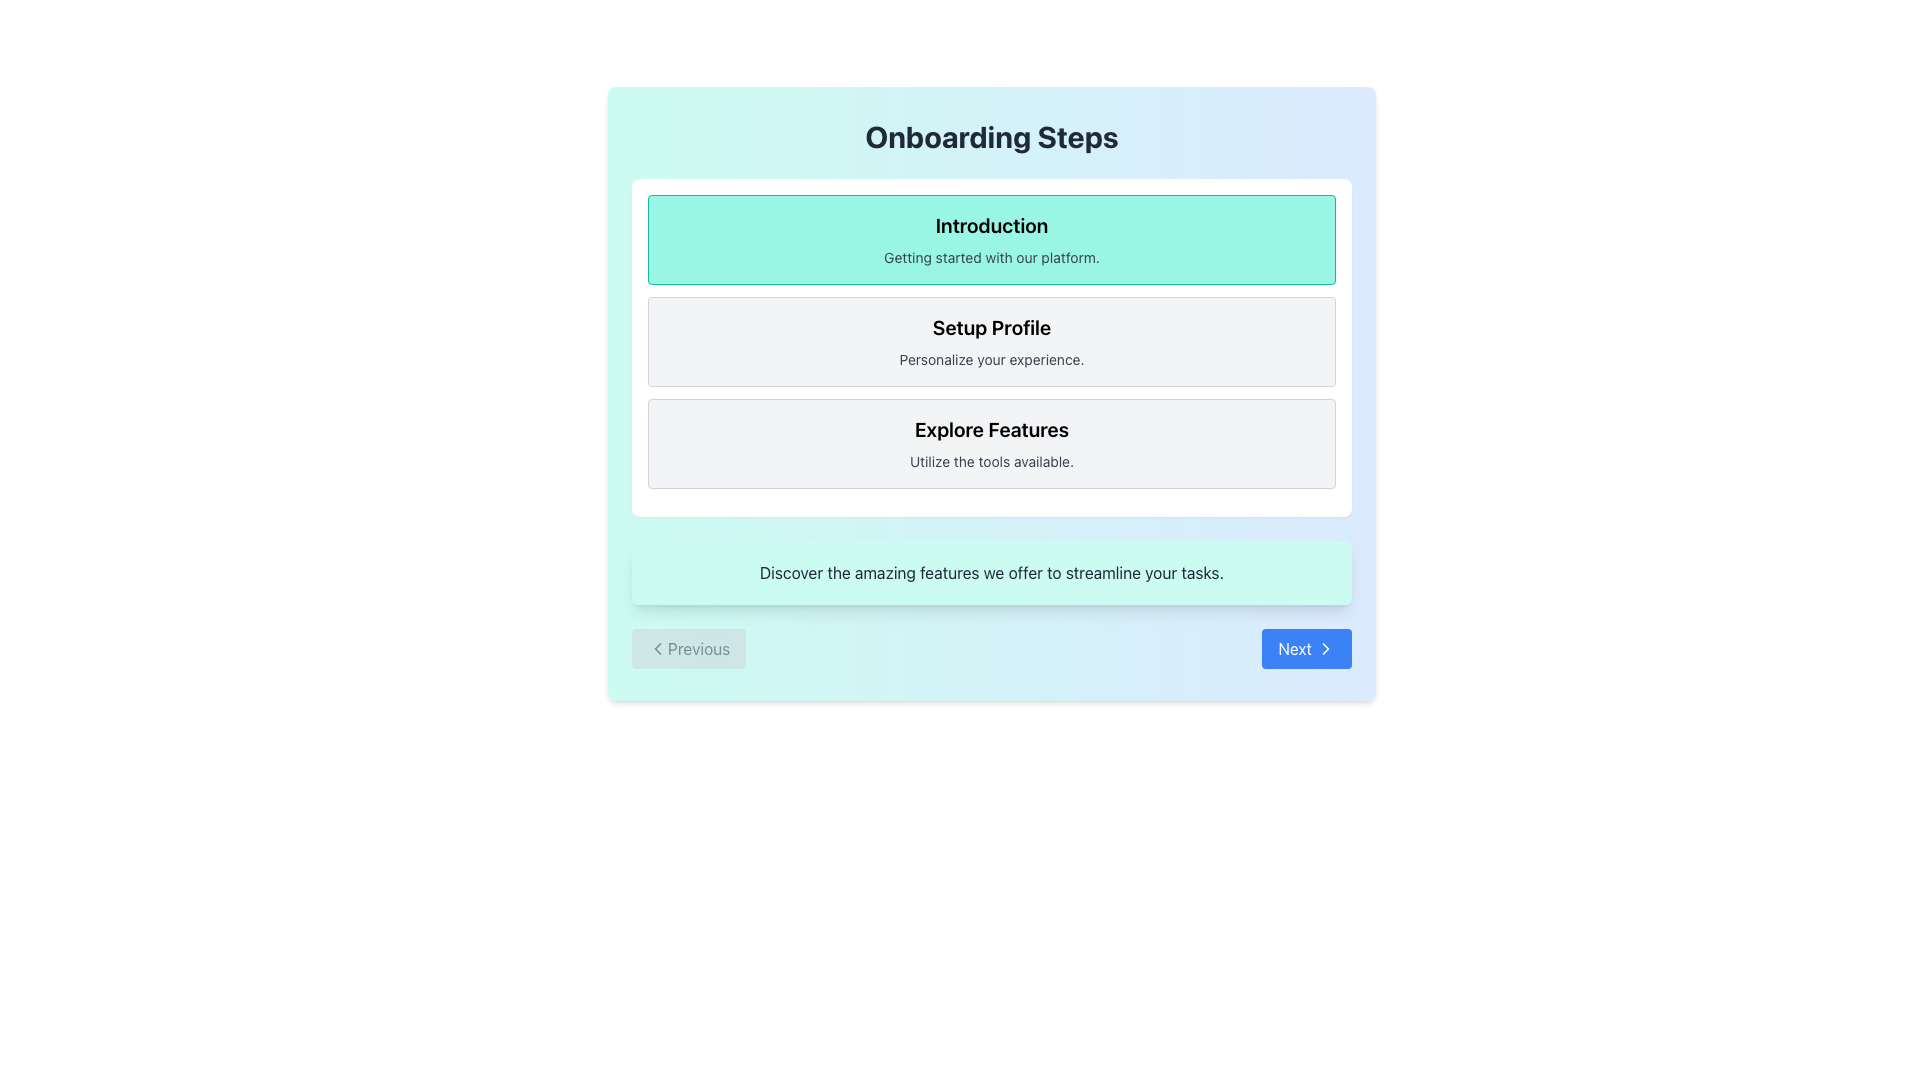 Image resolution: width=1920 pixels, height=1080 pixels. I want to click on the descriptive subtitle text label for the 'Introduction' onboarding section, which is located in the middle-left portion of the interface within a turquoise-bordered box, so click(992, 257).